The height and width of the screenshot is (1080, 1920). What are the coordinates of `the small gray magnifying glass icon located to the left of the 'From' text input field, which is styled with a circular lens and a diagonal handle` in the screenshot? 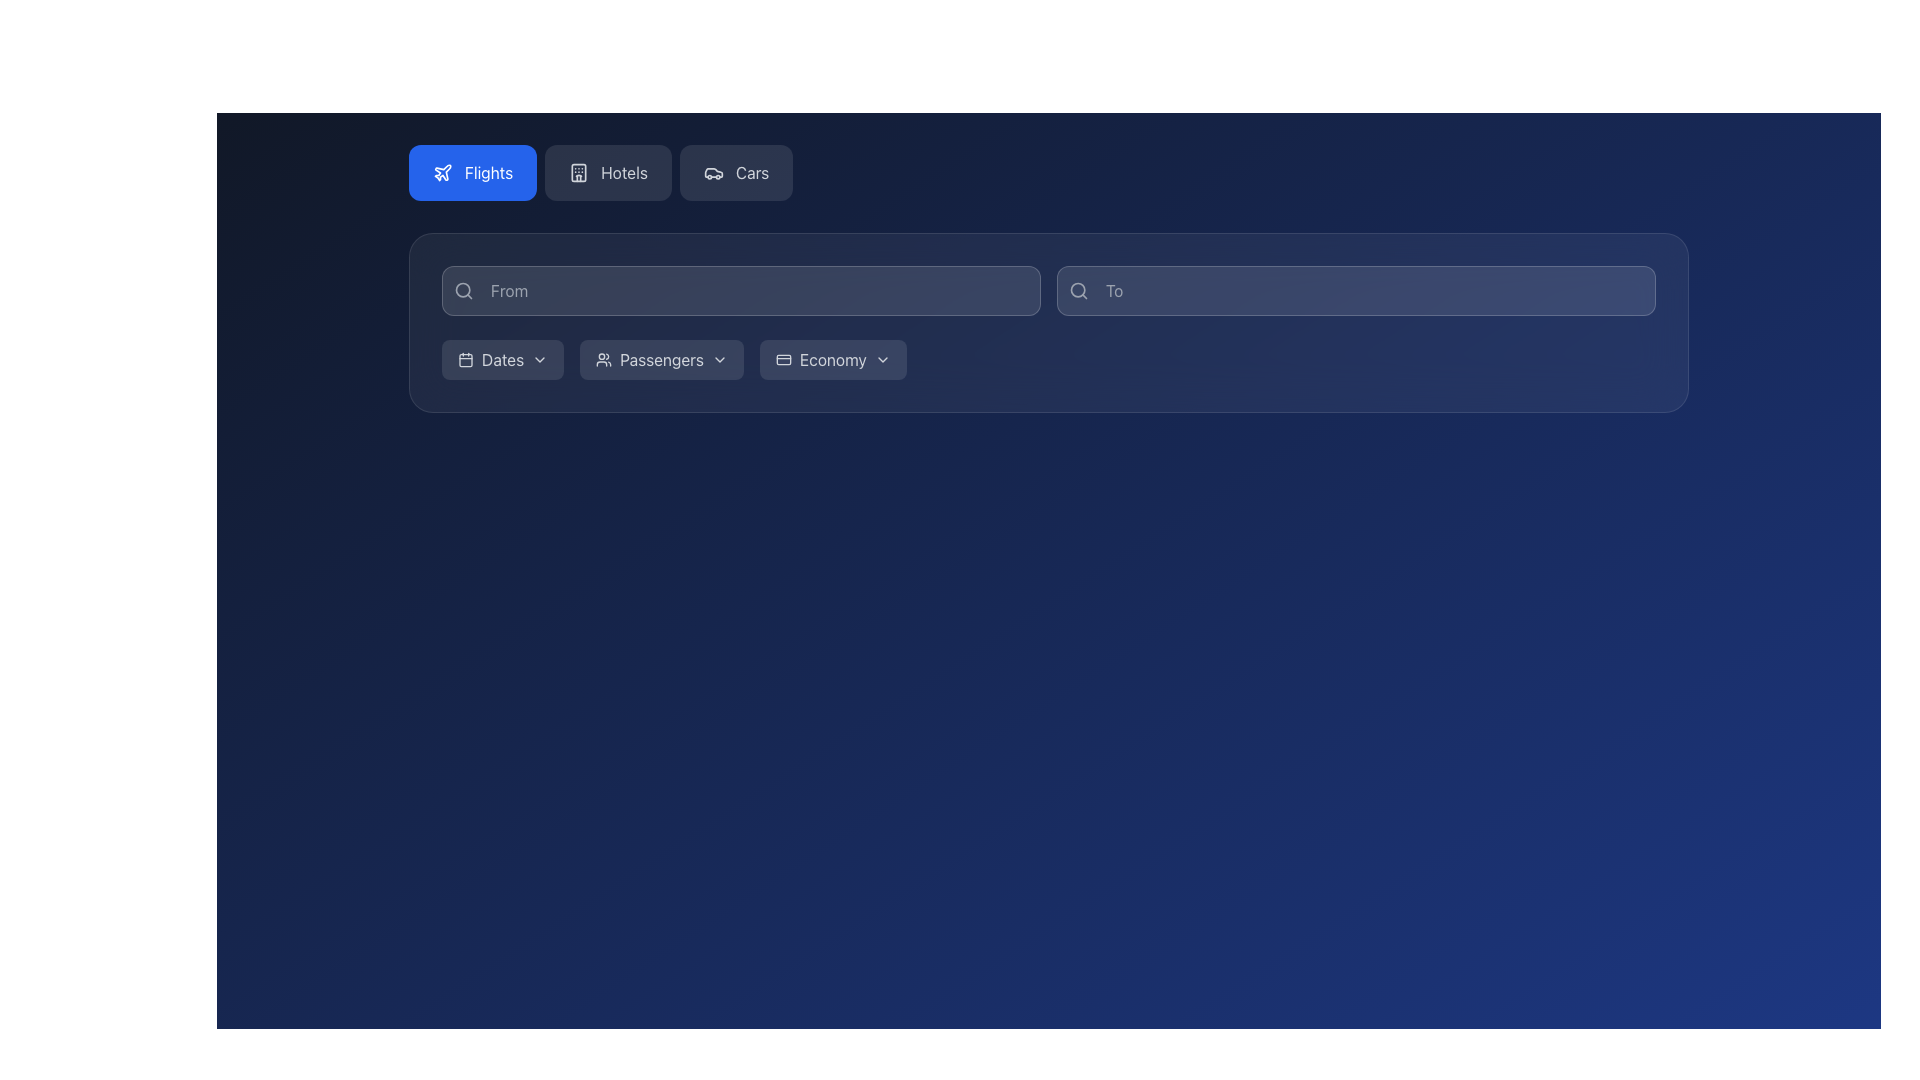 It's located at (463, 290).